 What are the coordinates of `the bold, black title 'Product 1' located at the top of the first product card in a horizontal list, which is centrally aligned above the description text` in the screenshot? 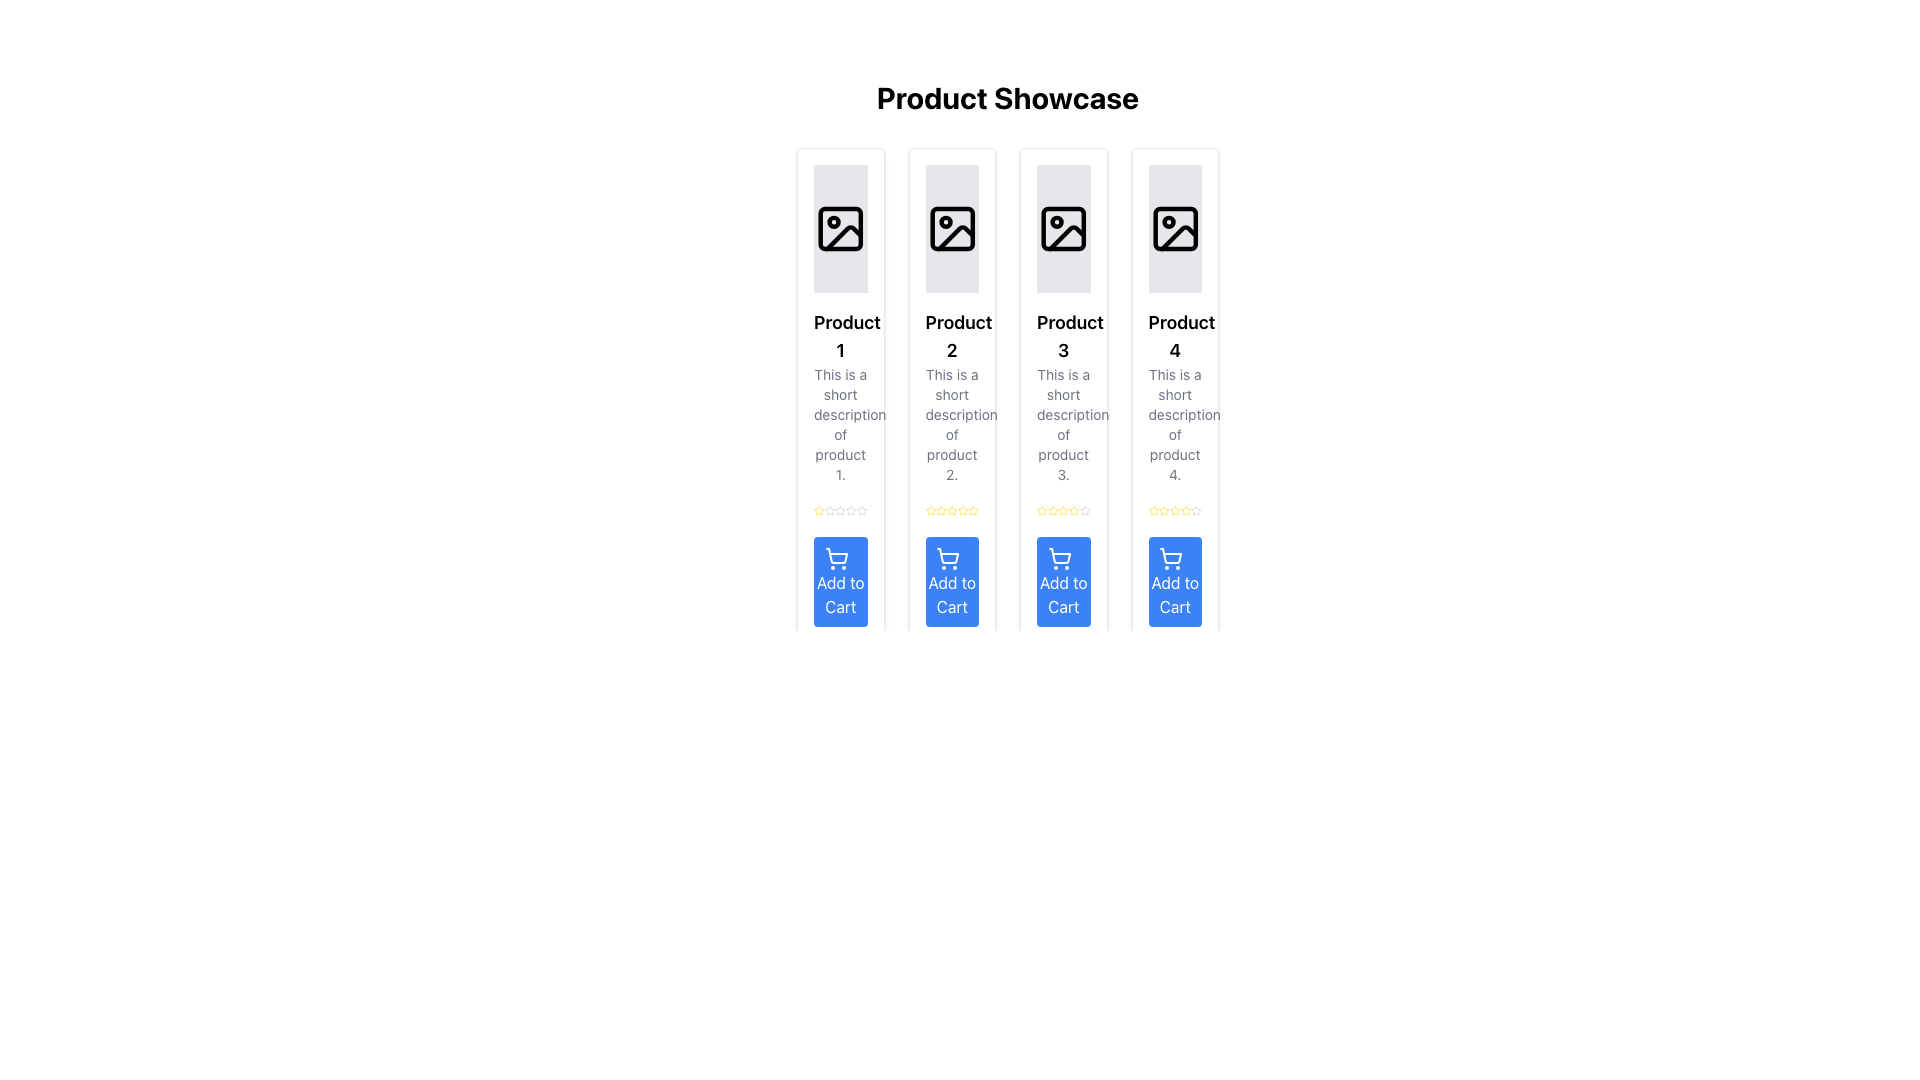 It's located at (840, 335).